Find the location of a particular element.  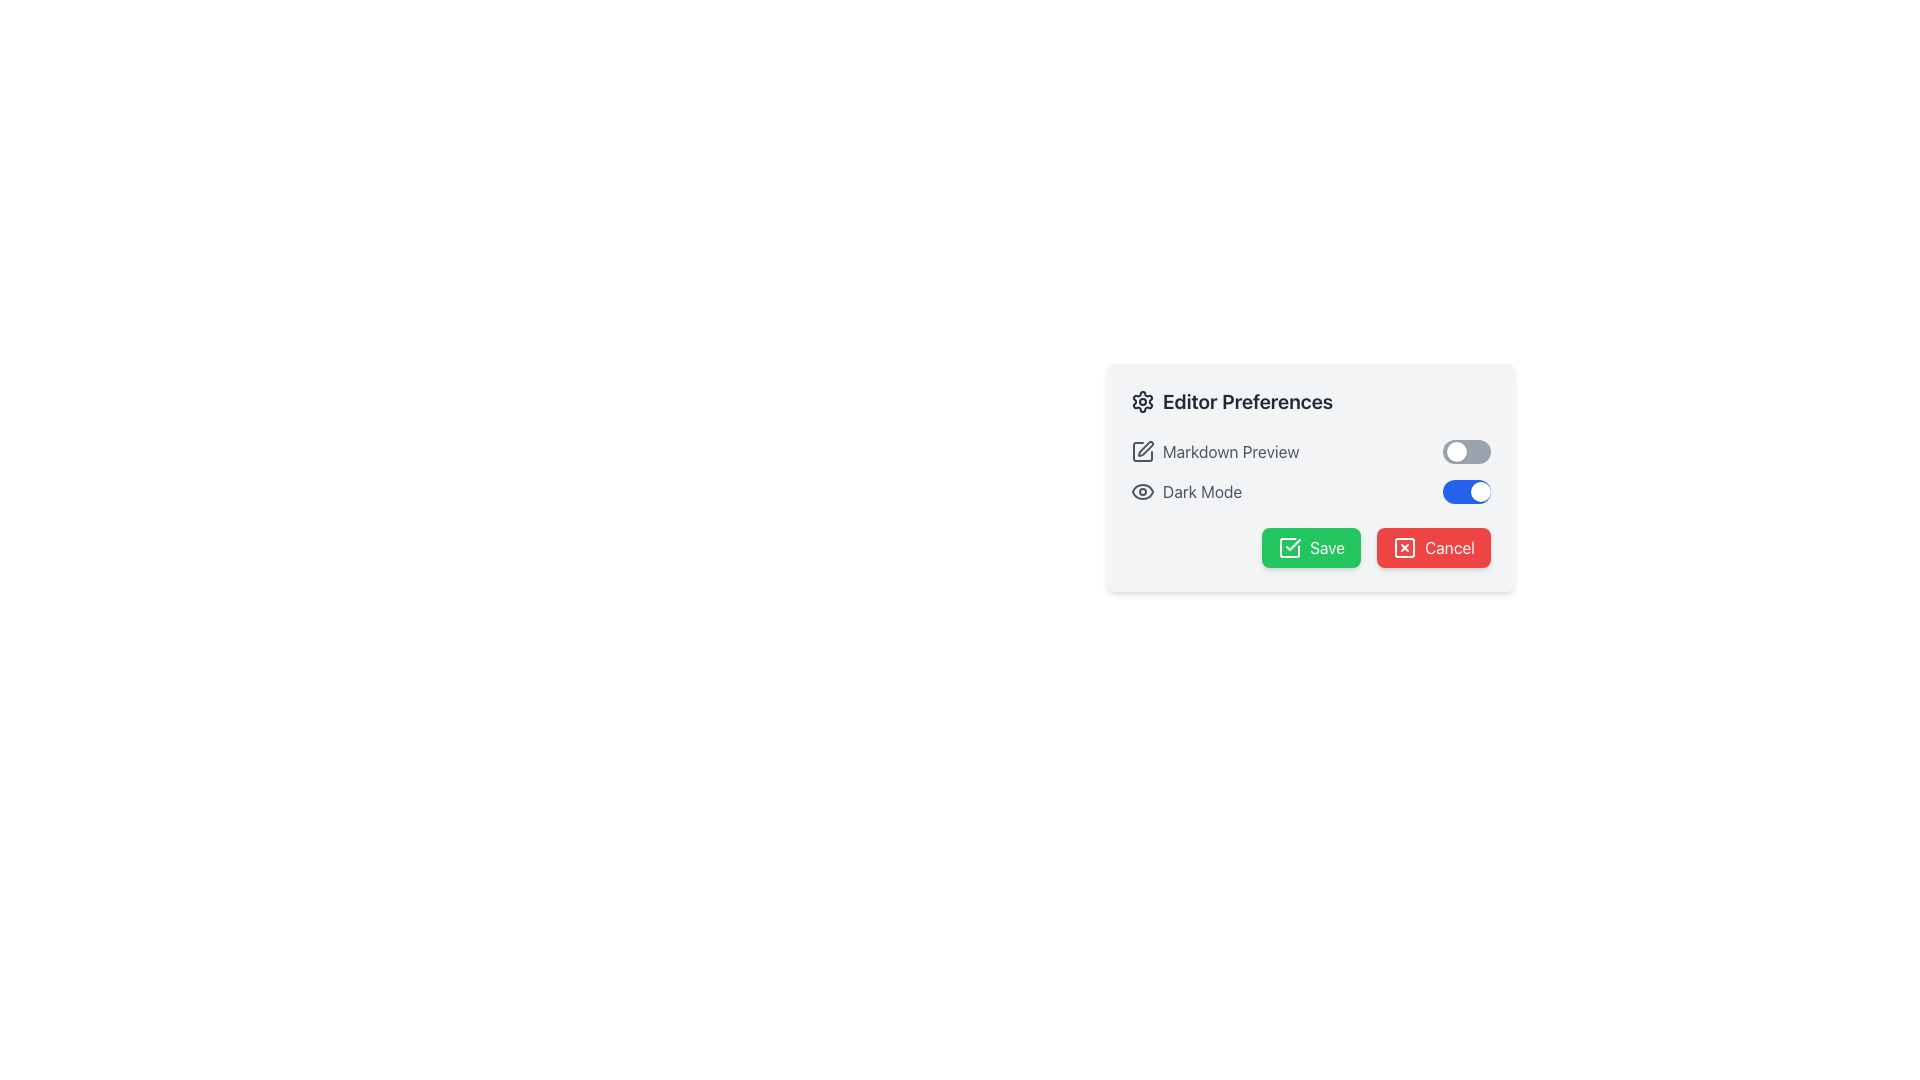

the toggle switch labeled 'Markdown Preview' to switch it on or off is located at coordinates (1310, 451).